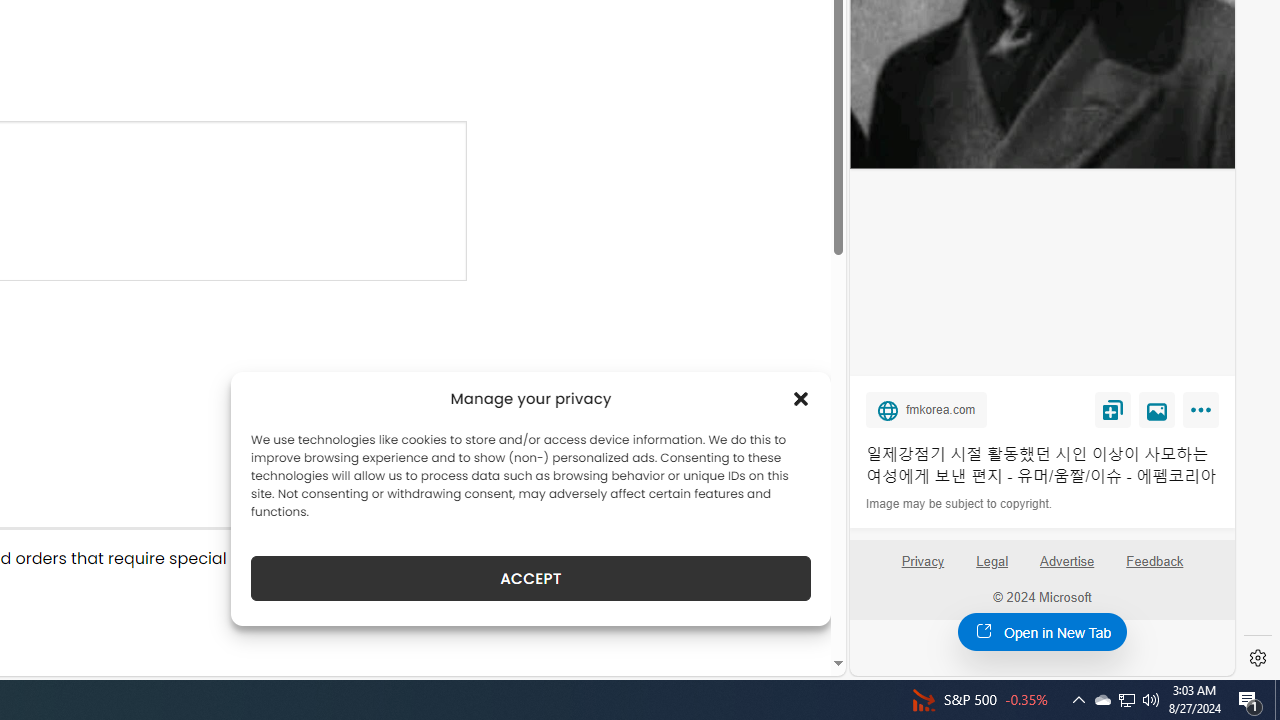 The width and height of the screenshot is (1280, 720). What do you see at coordinates (1203, 412) in the screenshot?
I see `'More'` at bounding box center [1203, 412].